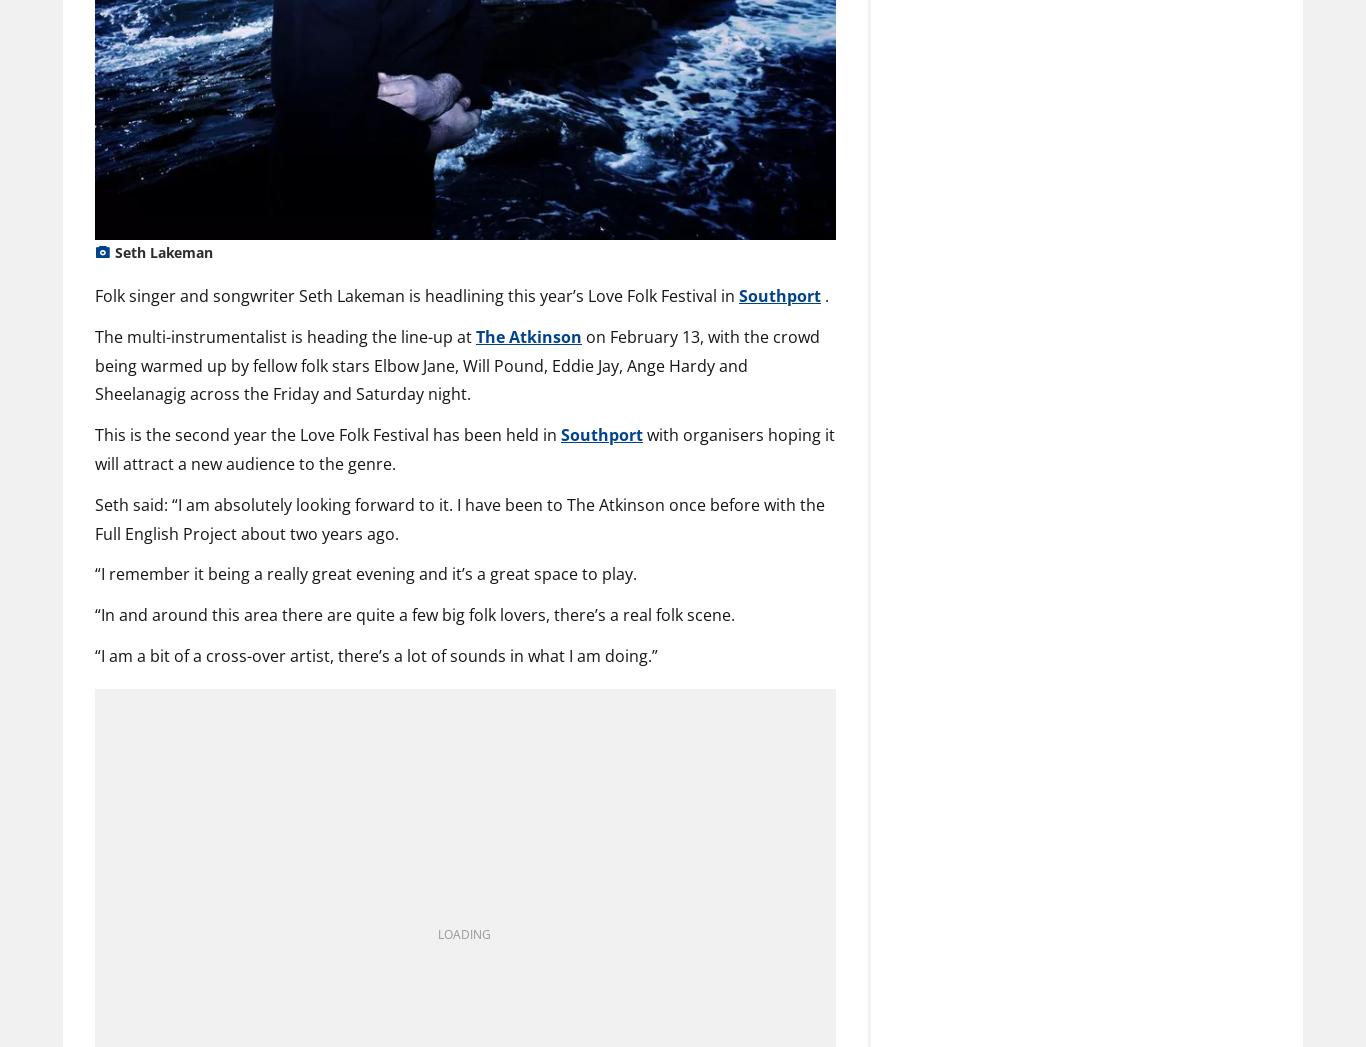 The width and height of the screenshot is (1366, 1047). Describe the element at coordinates (114, 251) in the screenshot. I see `'Seth Lakeman'` at that location.